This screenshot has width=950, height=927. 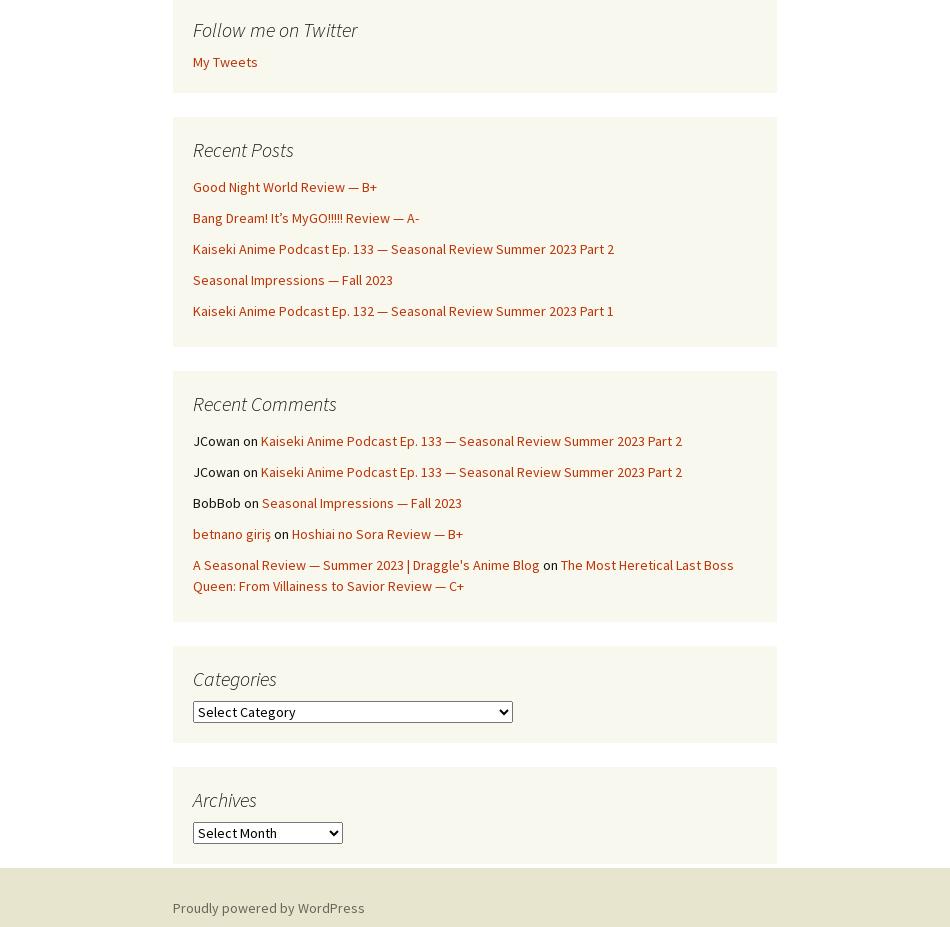 I want to click on 'Categories', so click(x=235, y=677).